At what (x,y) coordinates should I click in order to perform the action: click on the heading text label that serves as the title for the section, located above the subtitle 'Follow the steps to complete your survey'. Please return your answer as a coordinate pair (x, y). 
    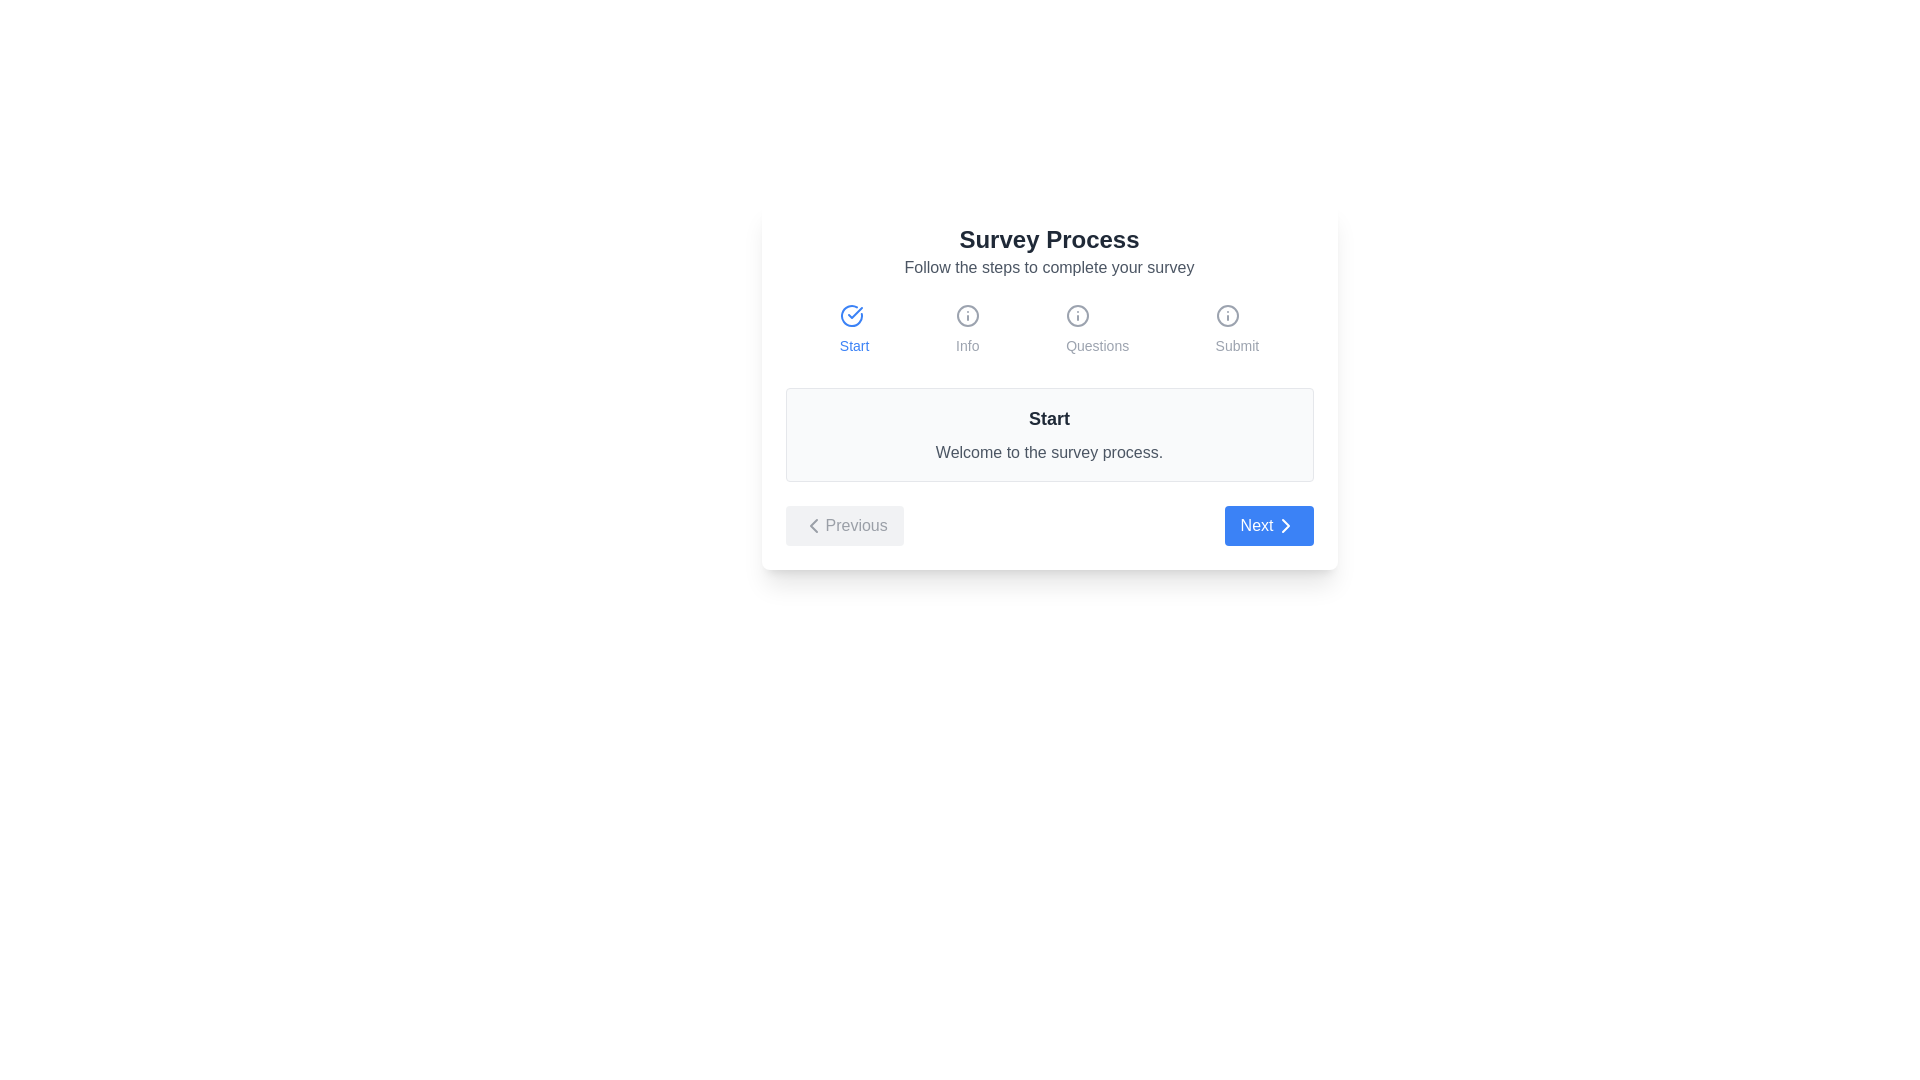
    Looking at the image, I should click on (1048, 238).